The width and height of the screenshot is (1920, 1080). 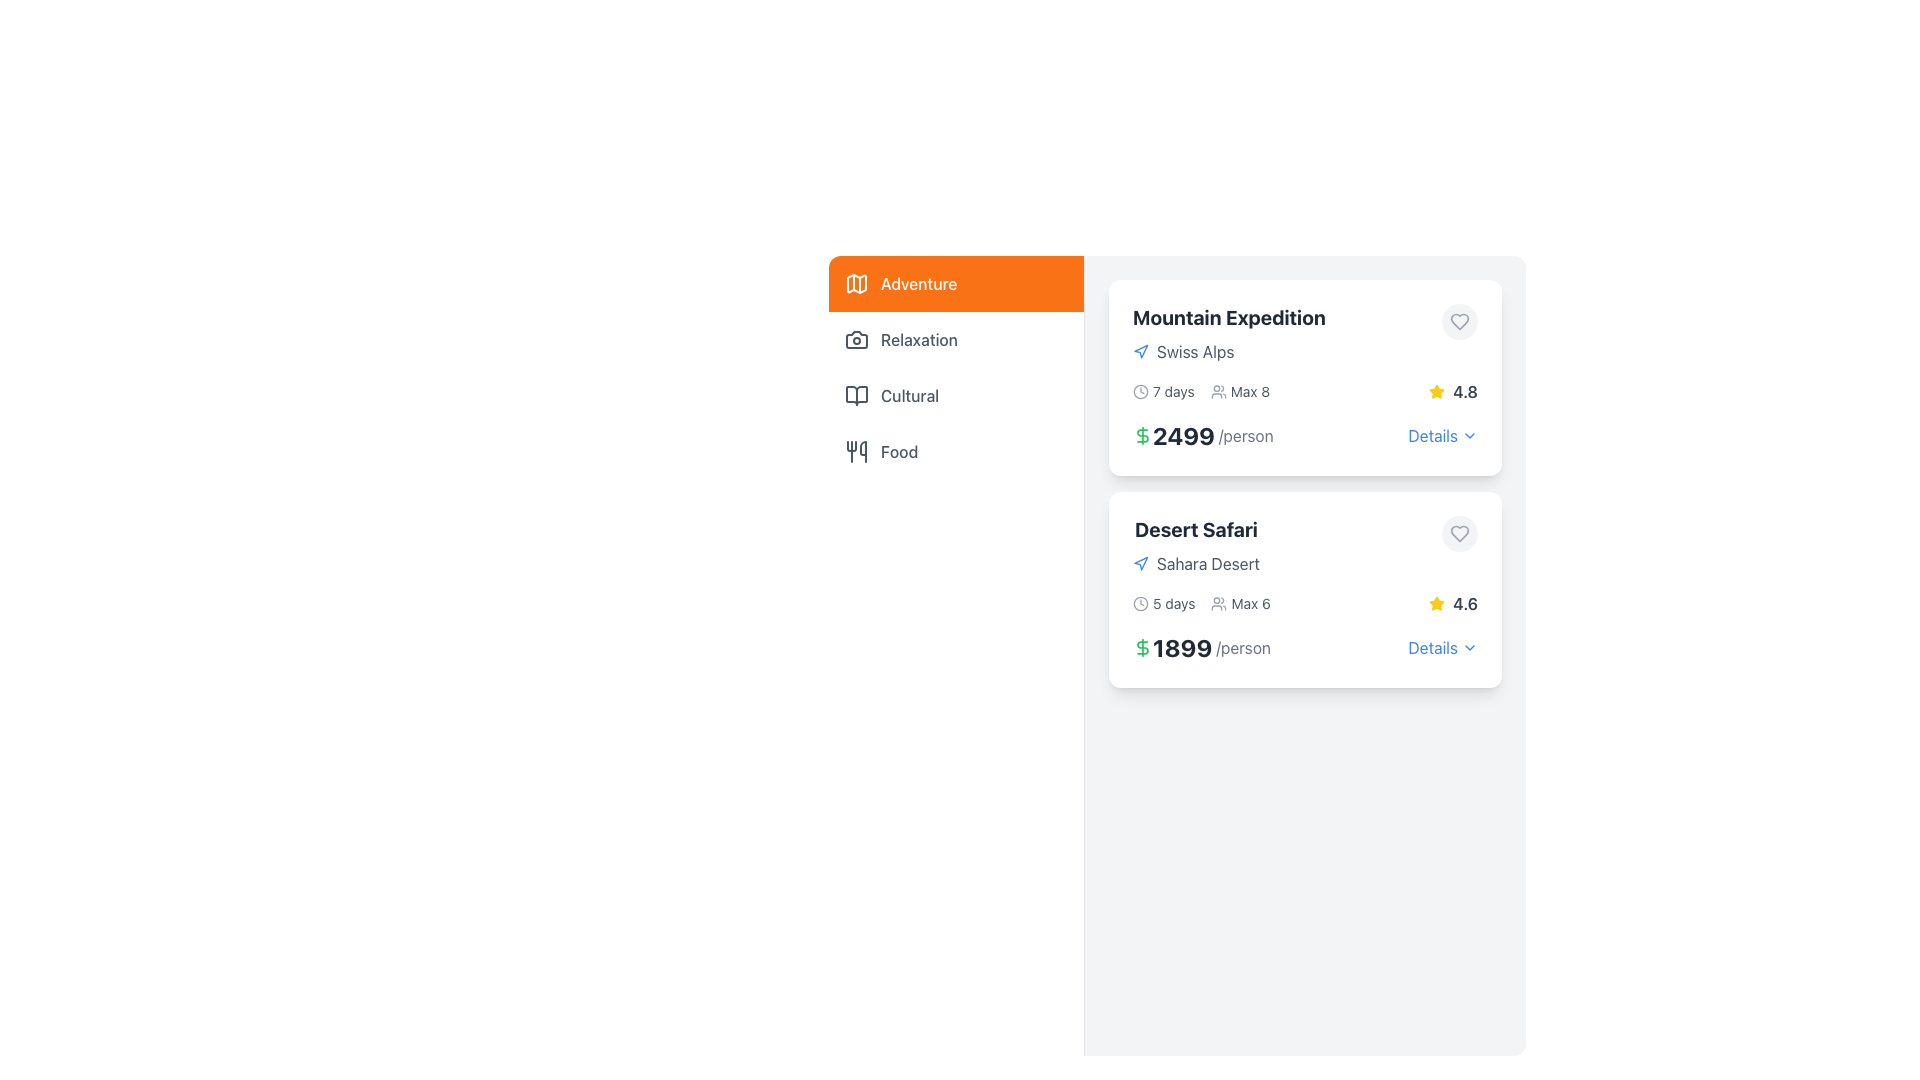 I want to click on the static text element displaying 'Max 8' with an icon of a group of people, which indicates the maximum number of people per group for the 'Mountain Expedition' trip, so click(x=1239, y=392).